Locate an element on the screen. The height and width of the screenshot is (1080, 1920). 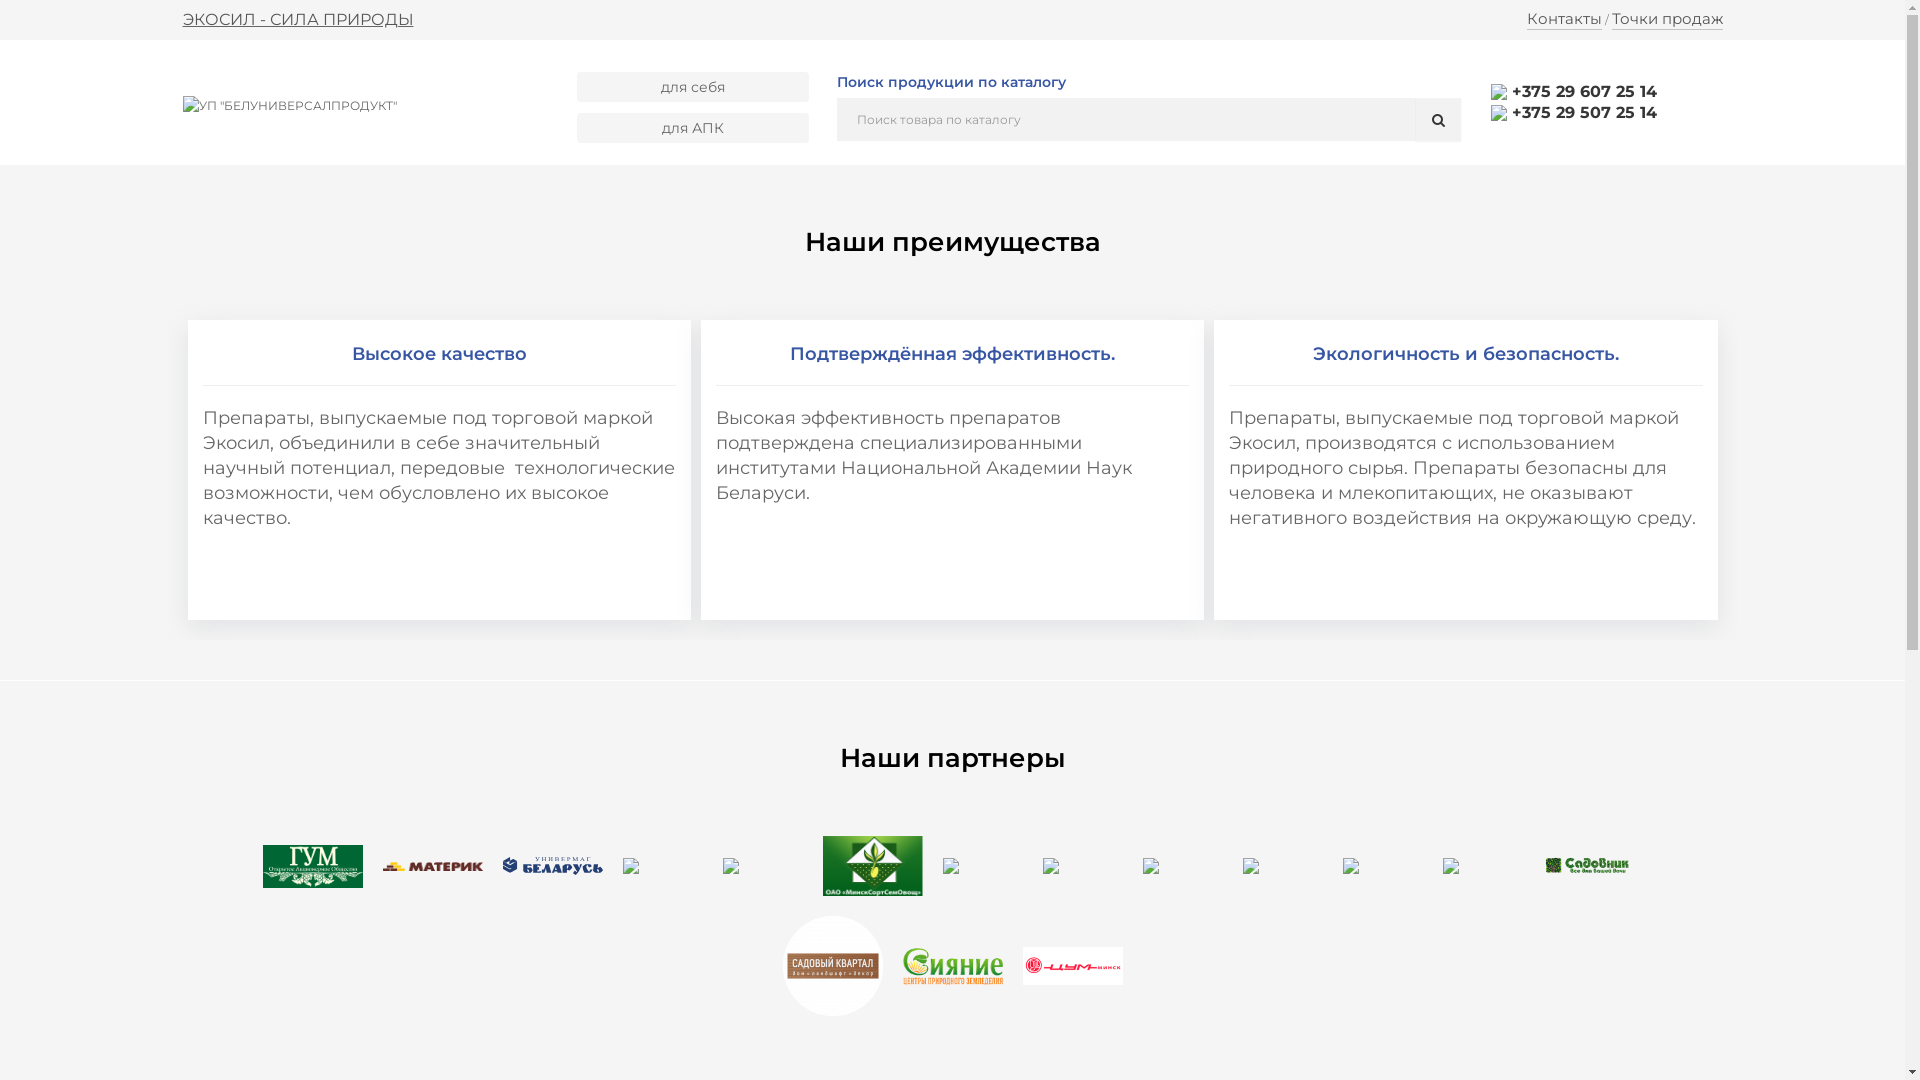
'+375 29 607 25 14' is located at coordinates (1573, 91).